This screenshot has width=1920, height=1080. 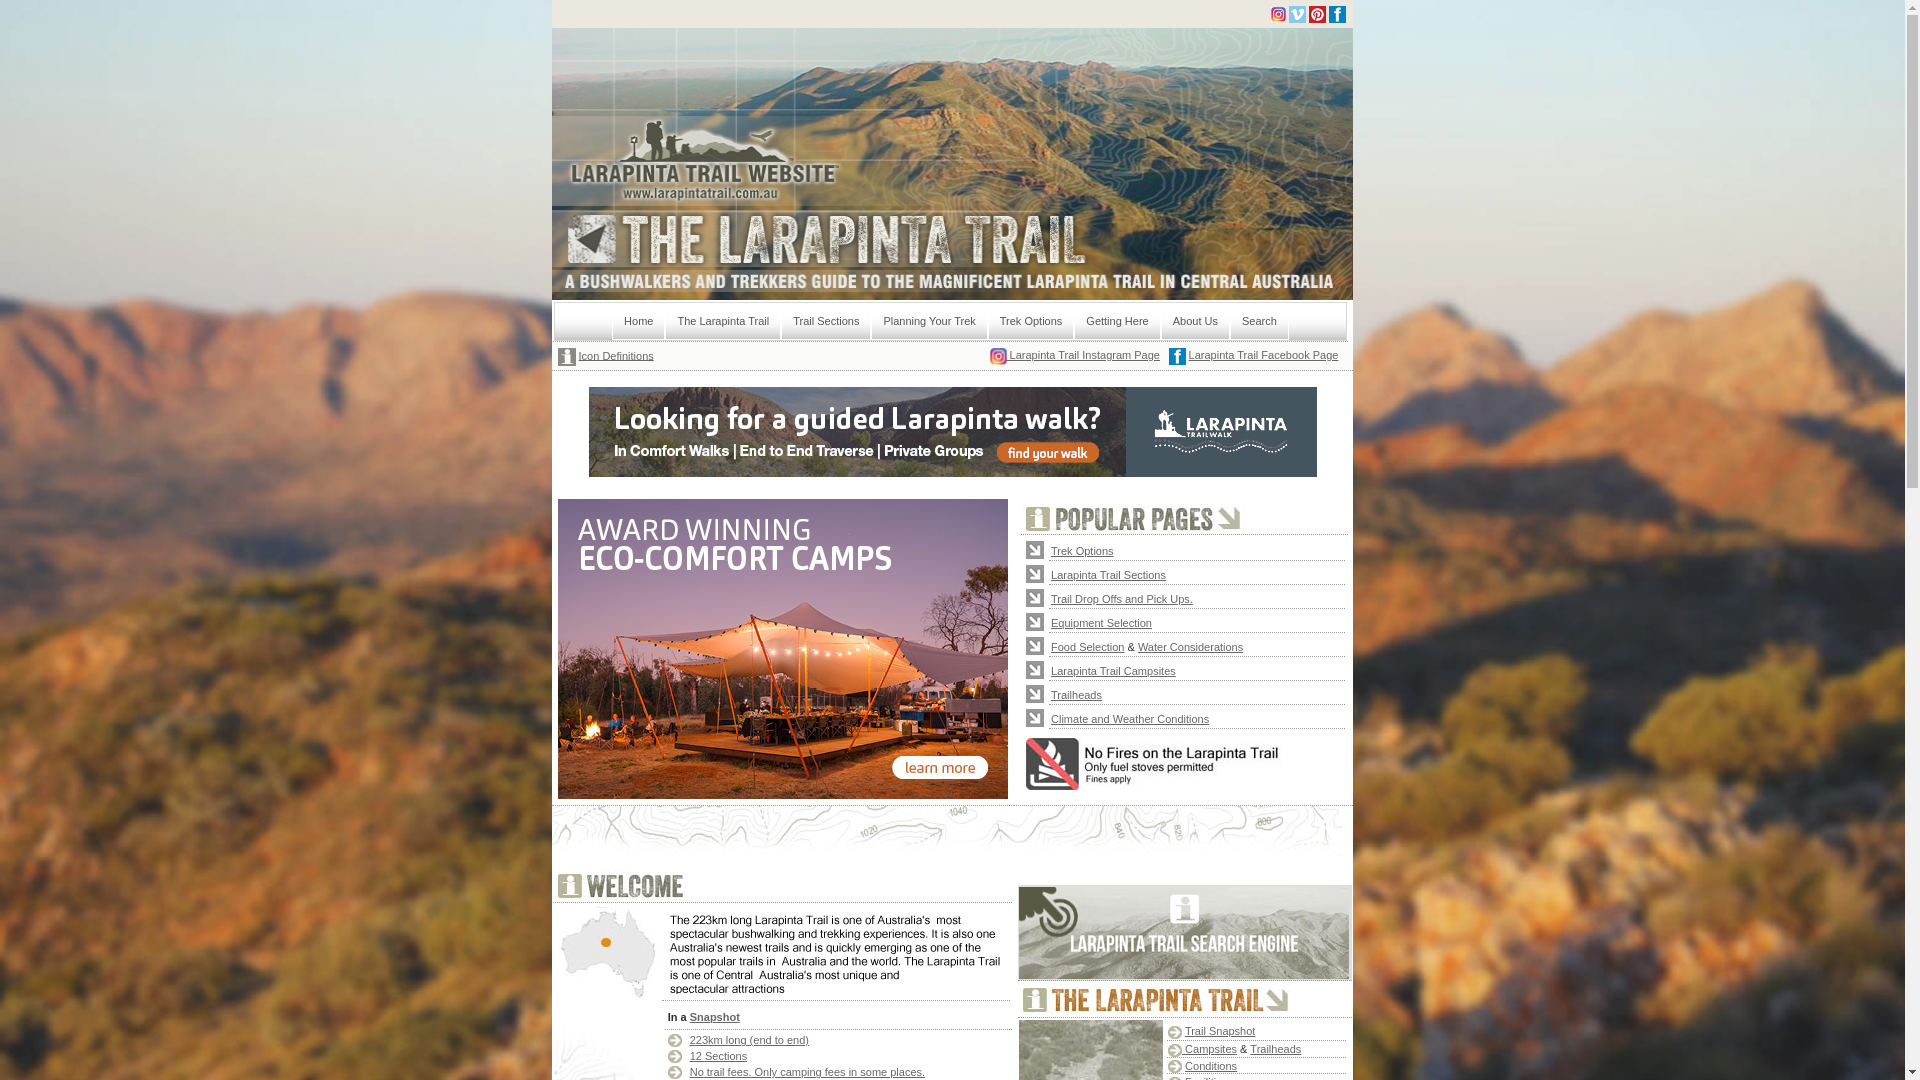 I want to click on 'No trail fees. Only camping fees in some places.', so click(x=807, y=1071).